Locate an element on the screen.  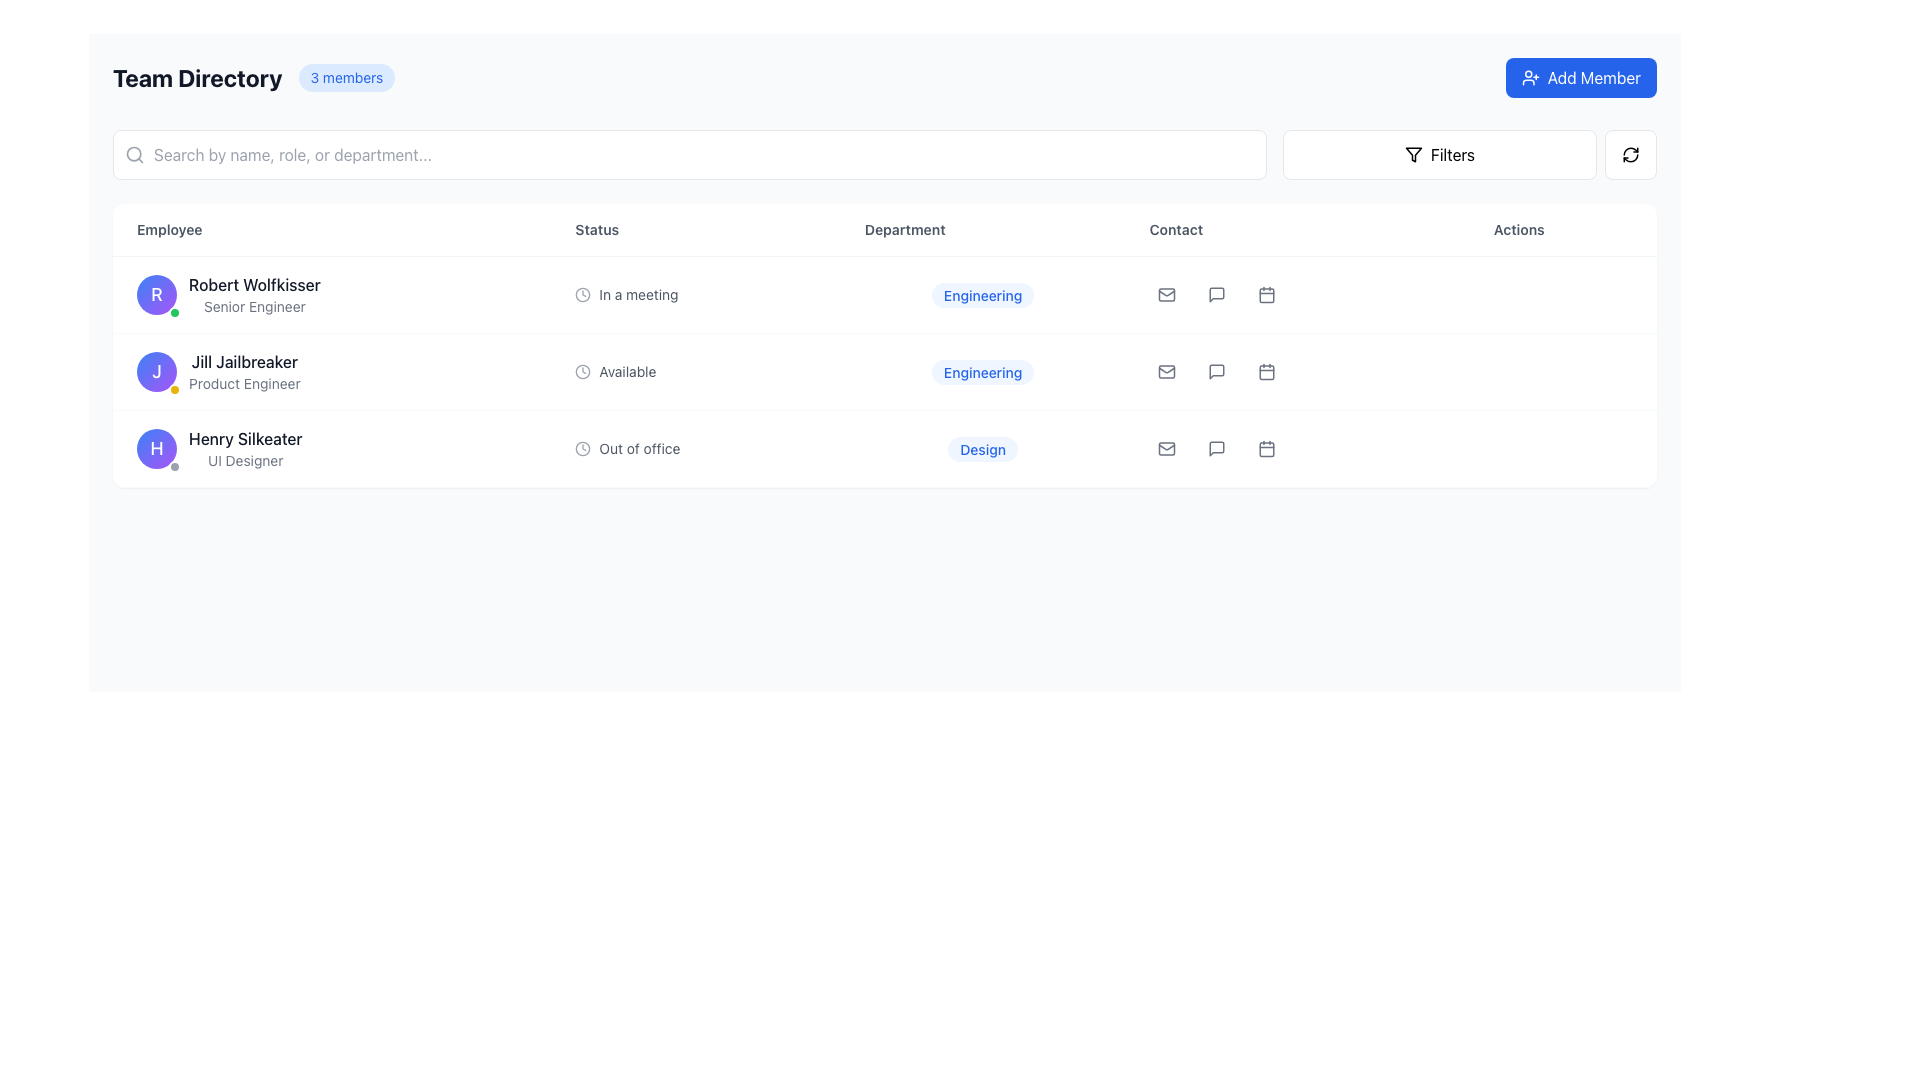
text label indicating the user's name and job title located in the second row of the 'Employee' column within the table format, adjacent to the 'Status', 'Department', 'Contact', and 'Actions' sections is located at coordinates (243, 371).